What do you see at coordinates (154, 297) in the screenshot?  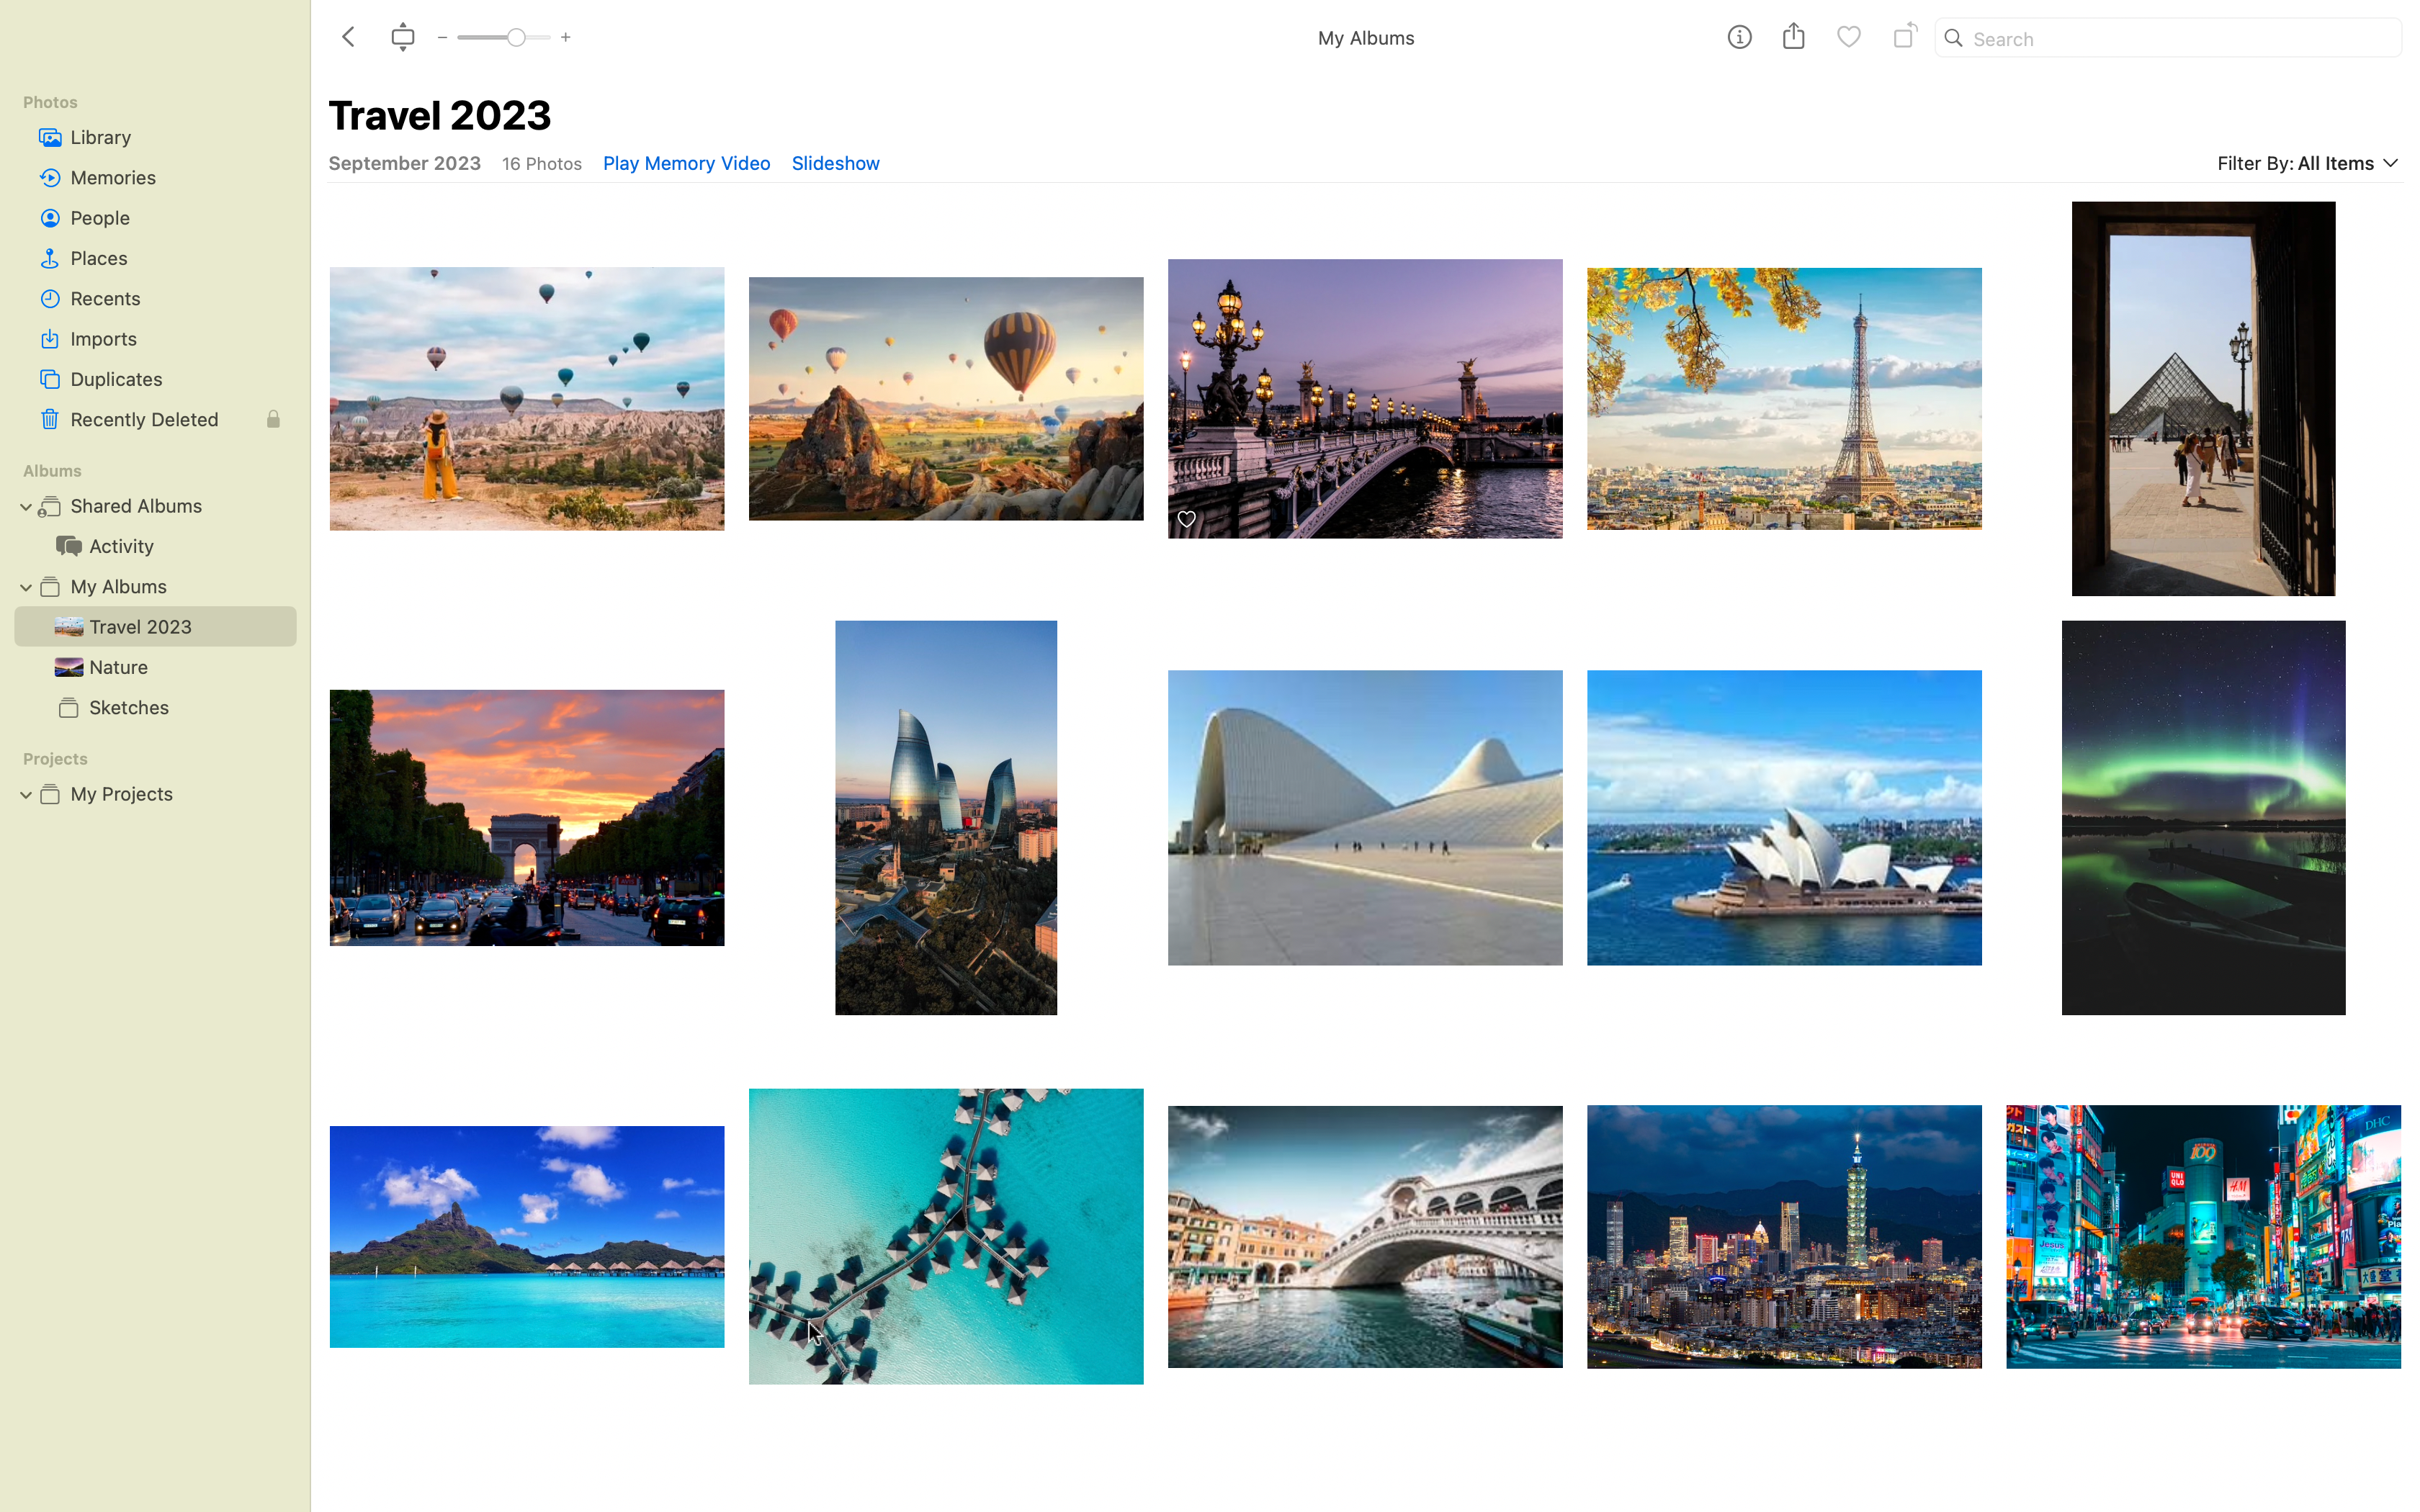 I see `the "Recents" album and expand the size of the photos using the top control bar` at bounding box center [154, 297].